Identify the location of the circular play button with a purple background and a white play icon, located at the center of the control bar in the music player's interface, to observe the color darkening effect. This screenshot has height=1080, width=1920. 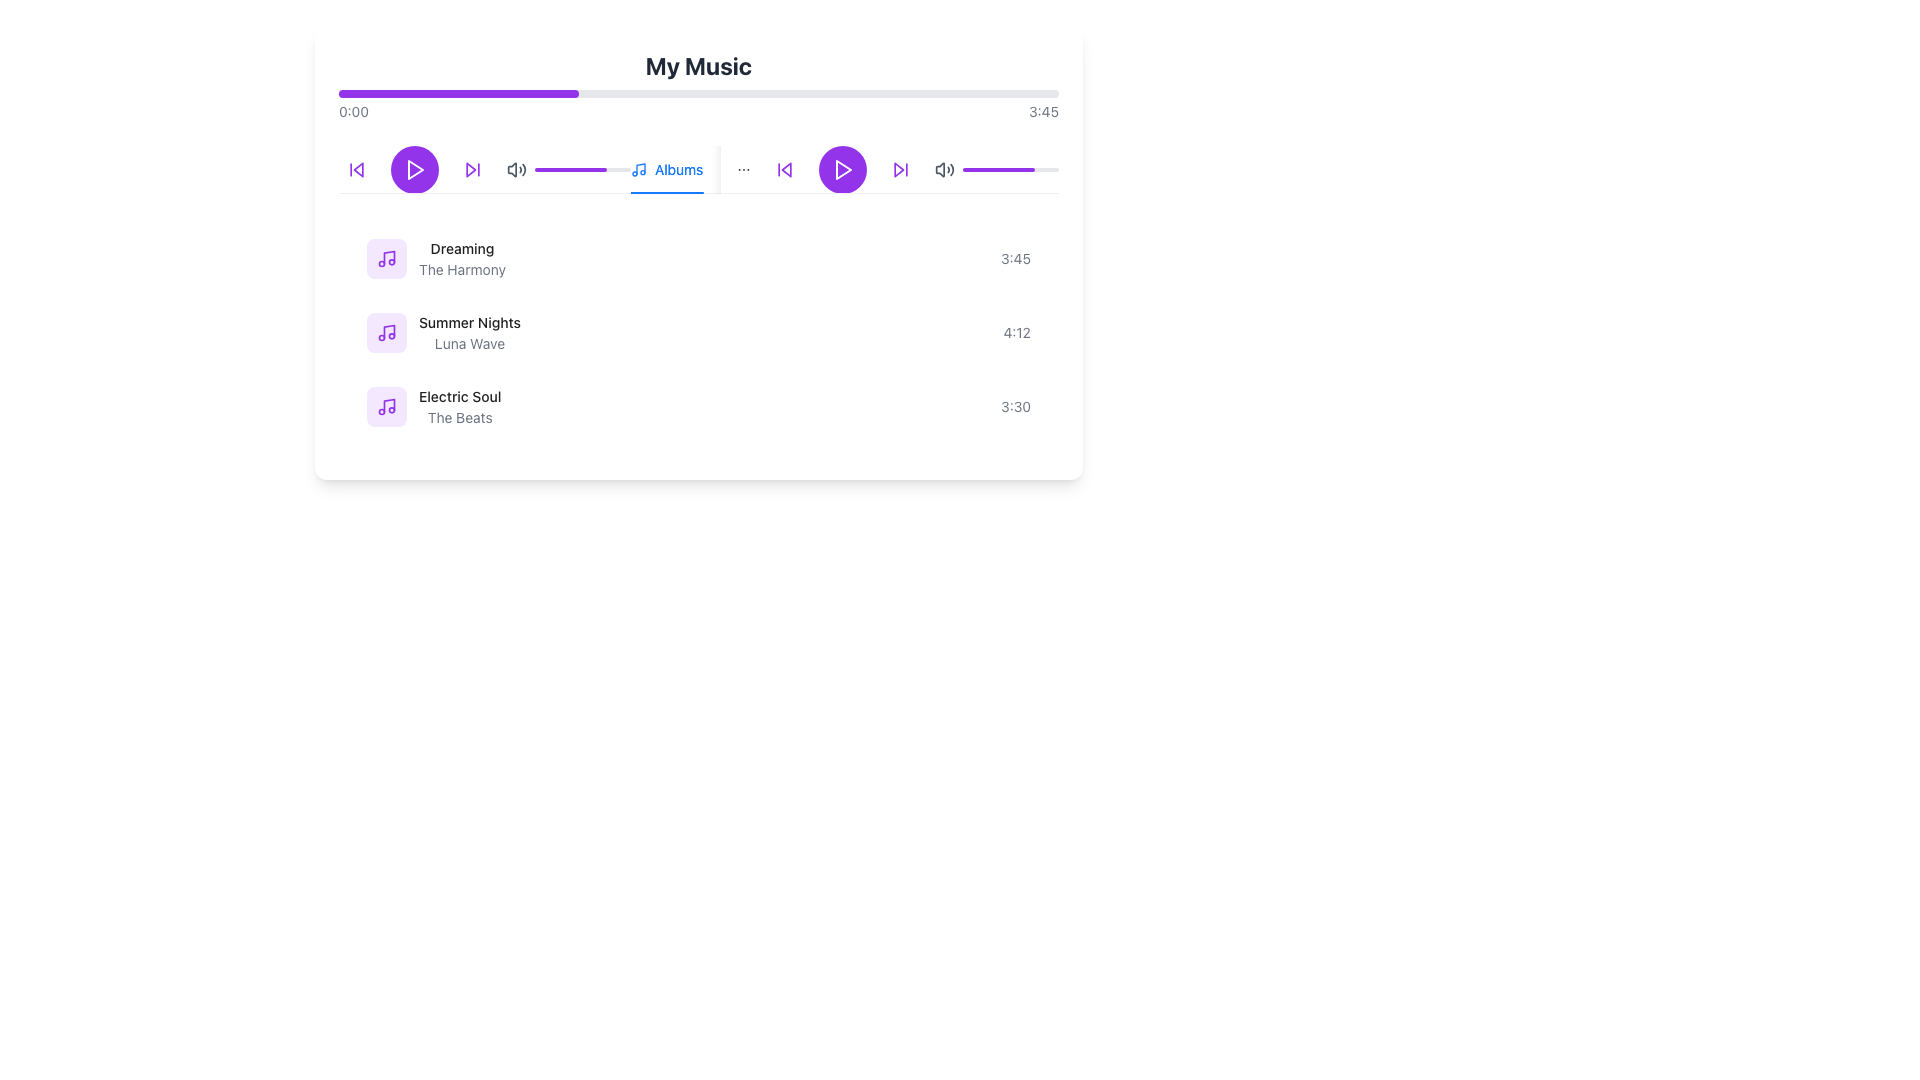
(843, 168).